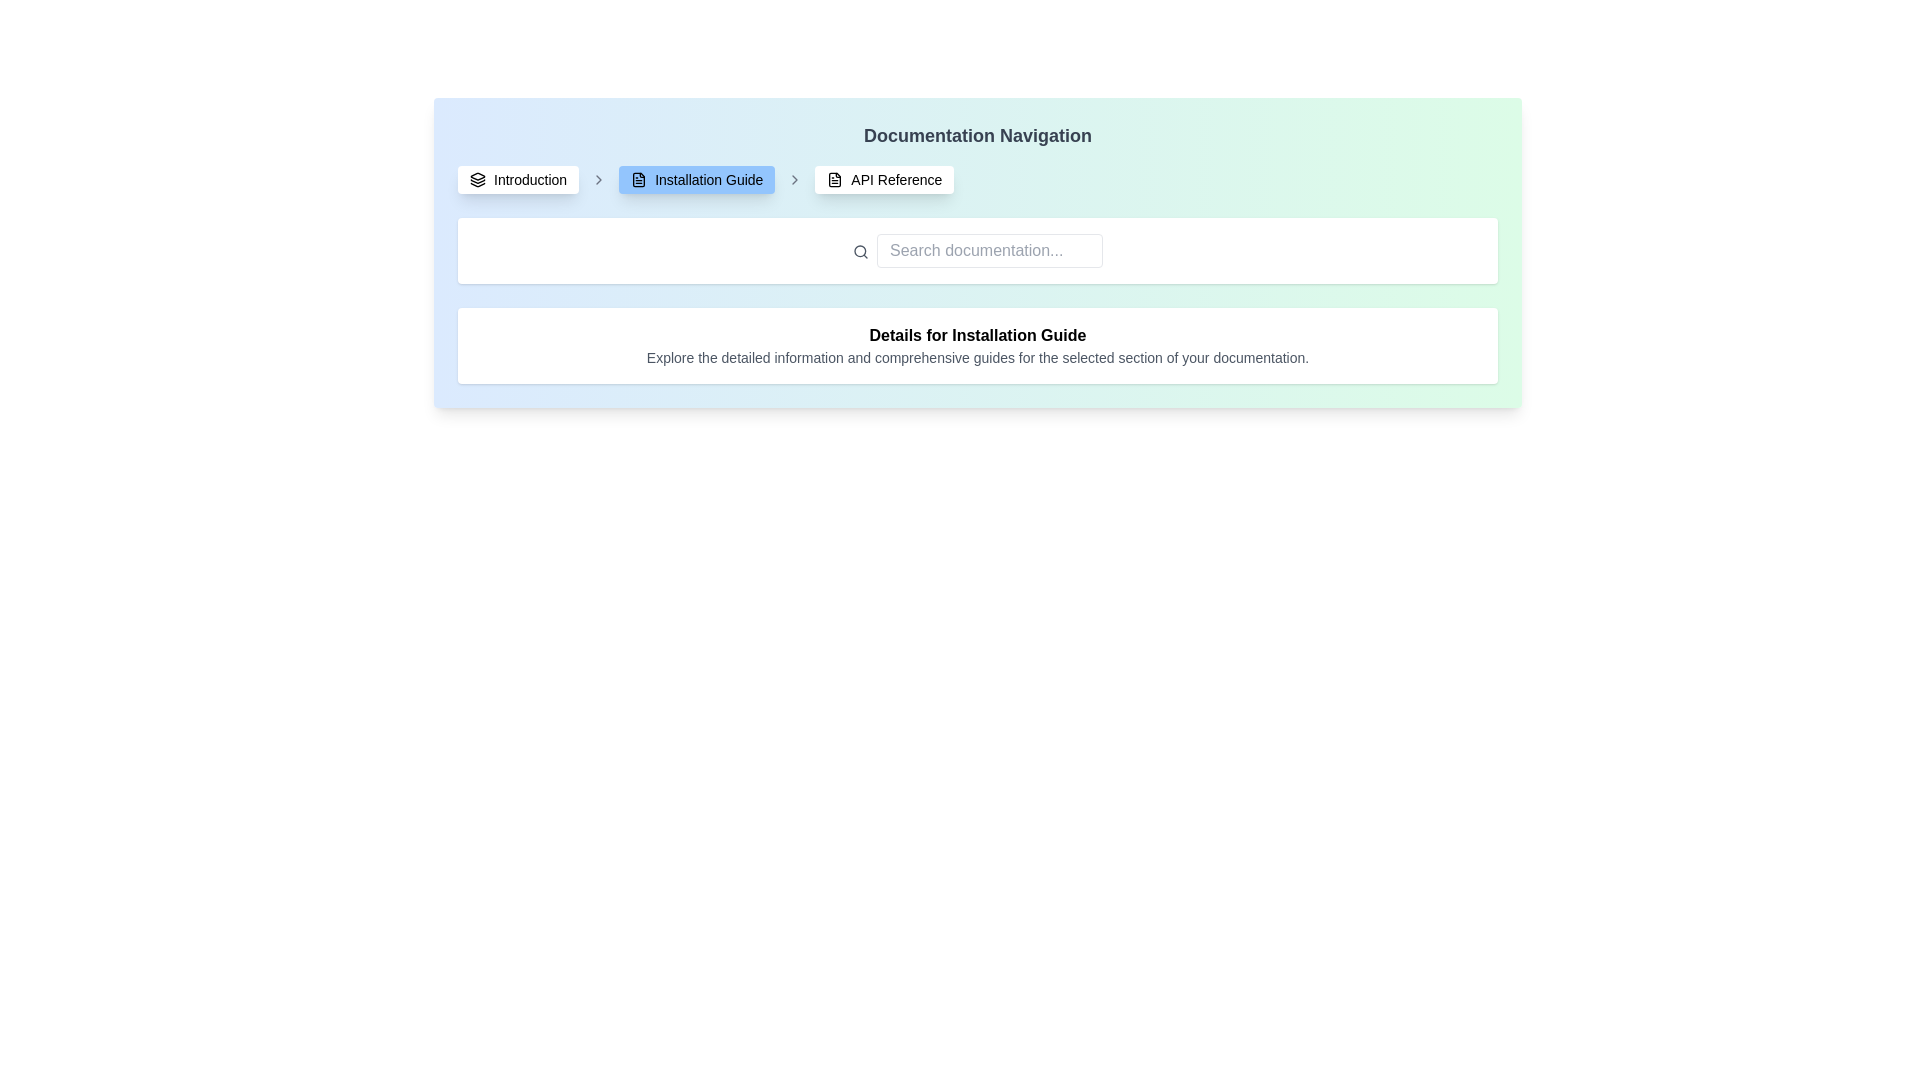 The width and height of the screenshot is (1920, 1080). What do you see at coordinates (638, 180) in the screenshot?
I see `the 'Installation Guide' button which contains a blue-bordered file icon on its left side` at bounding box center [638, 180].